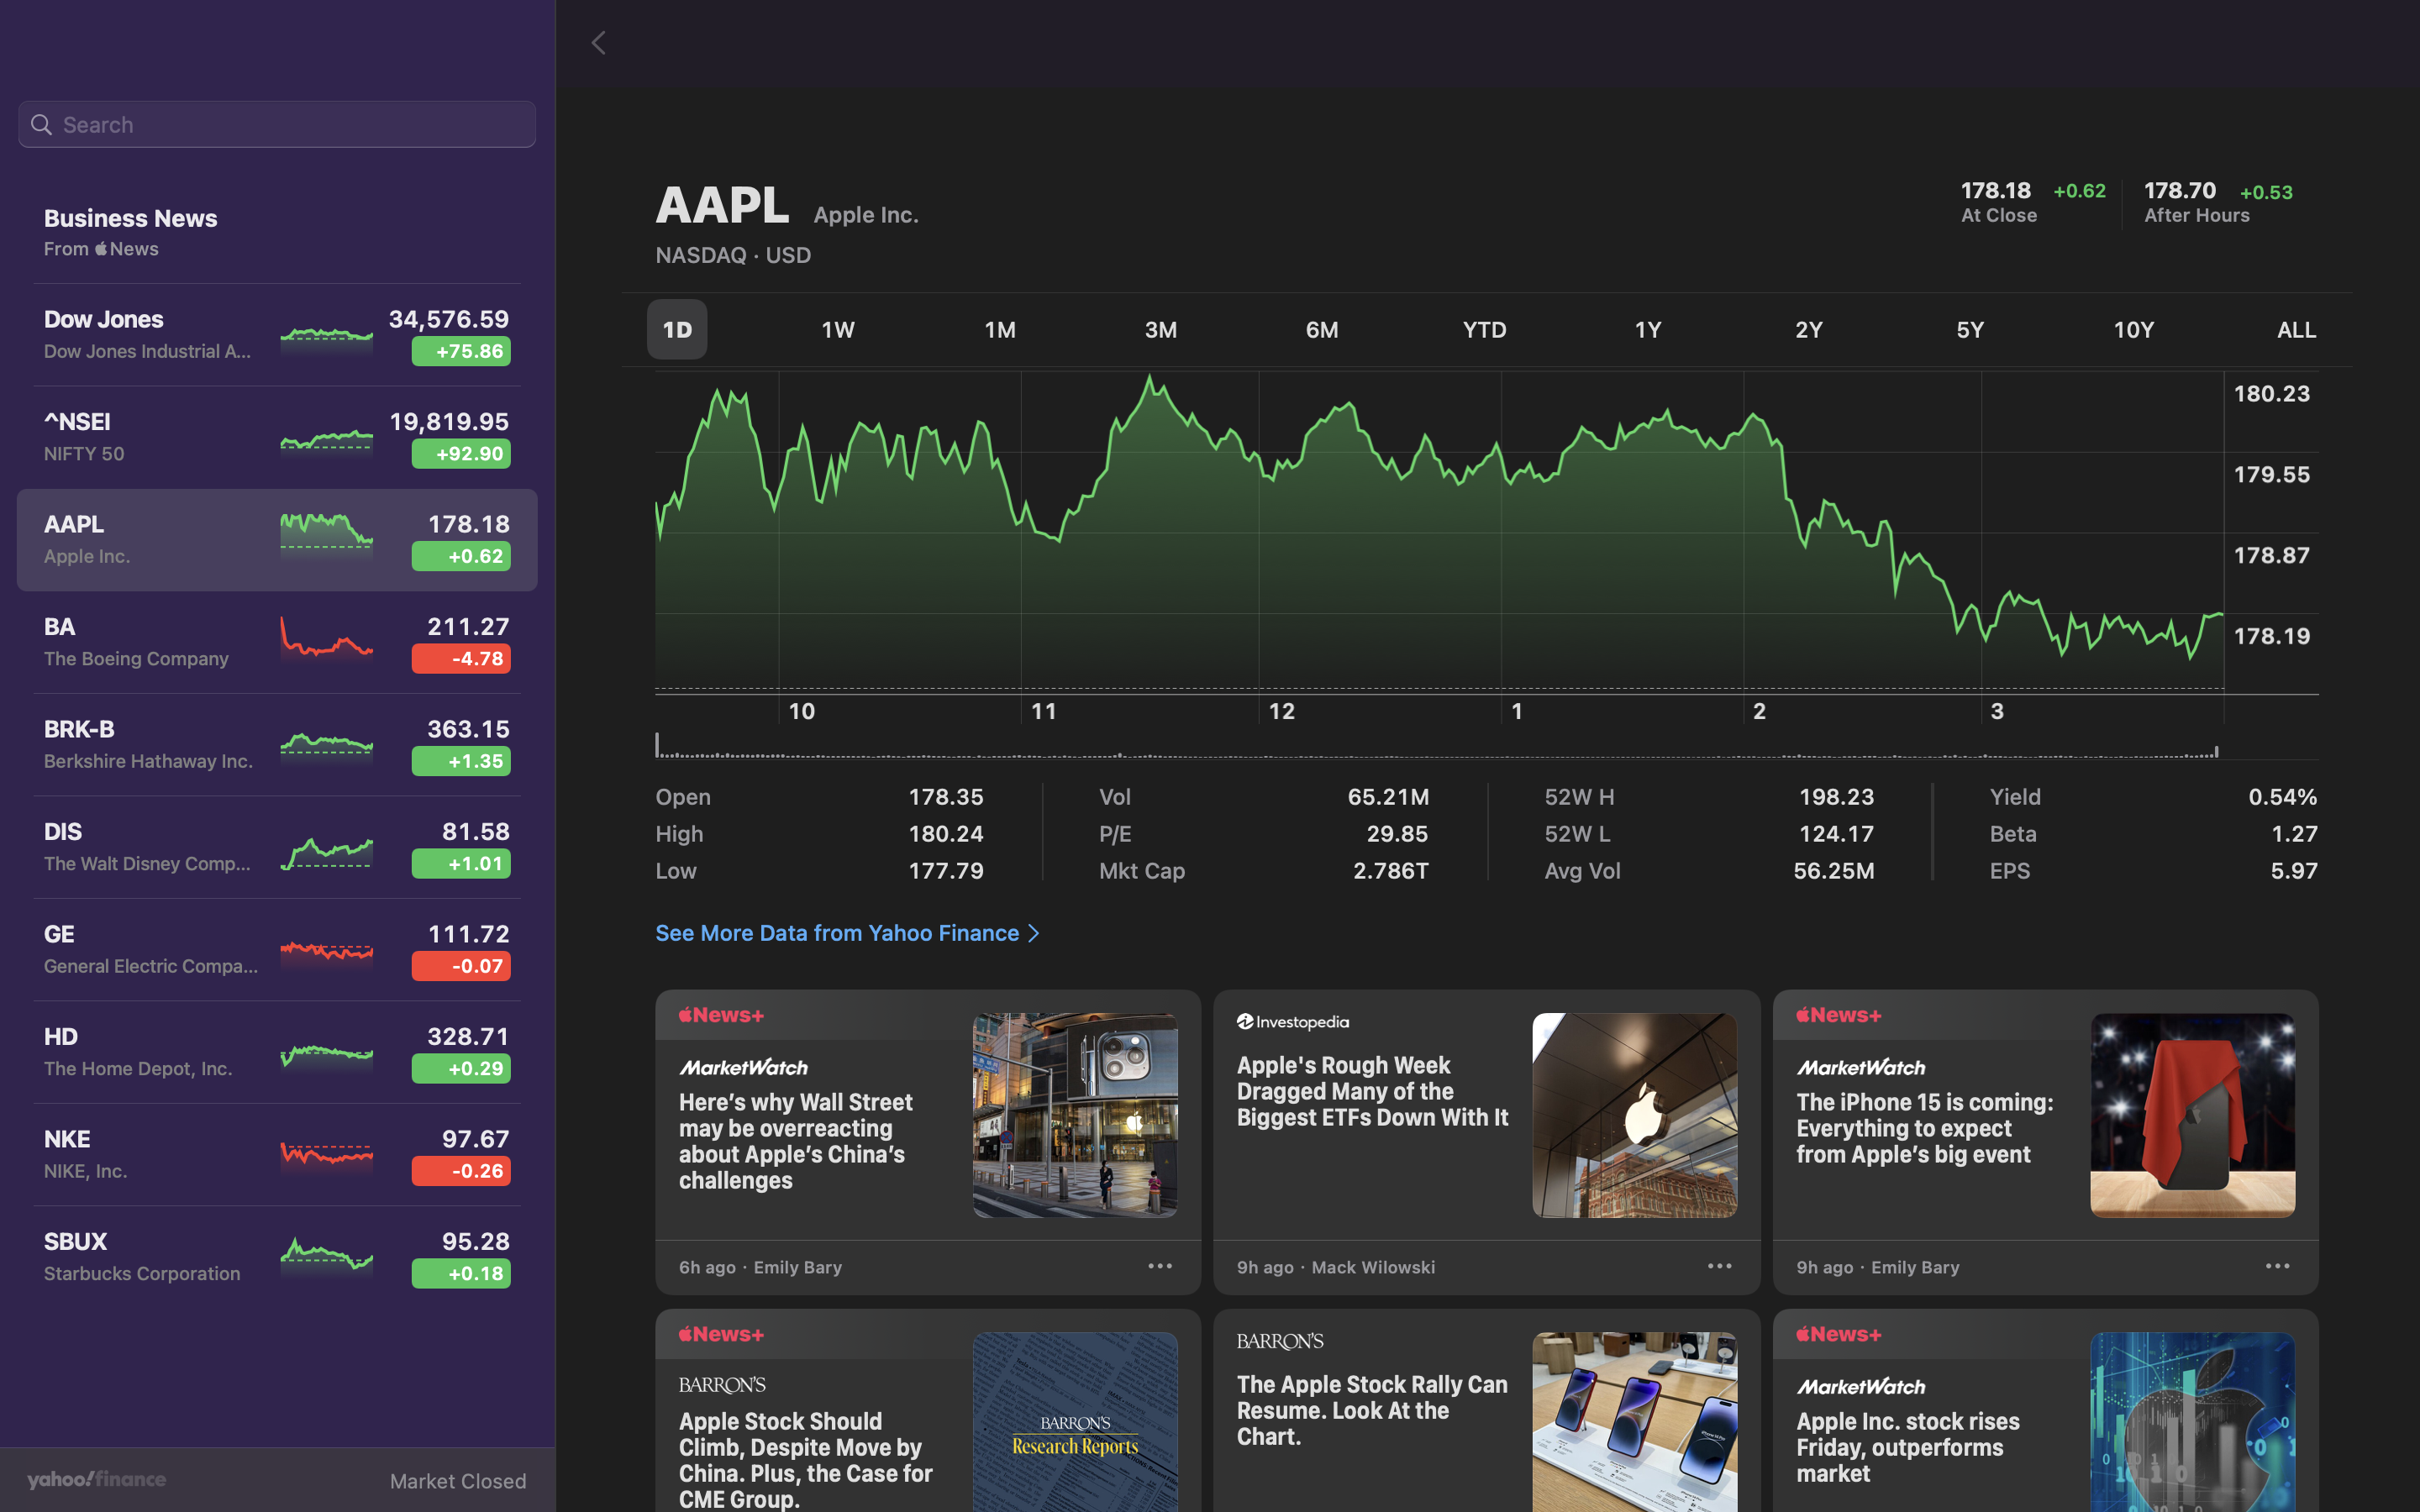 The image size is (2420, 1512). What do you see at coordinates (1160, 331) in the screenshot?
I see `Analyze the movement of stocks for the past quarter` at bounding box center [1160, 331].